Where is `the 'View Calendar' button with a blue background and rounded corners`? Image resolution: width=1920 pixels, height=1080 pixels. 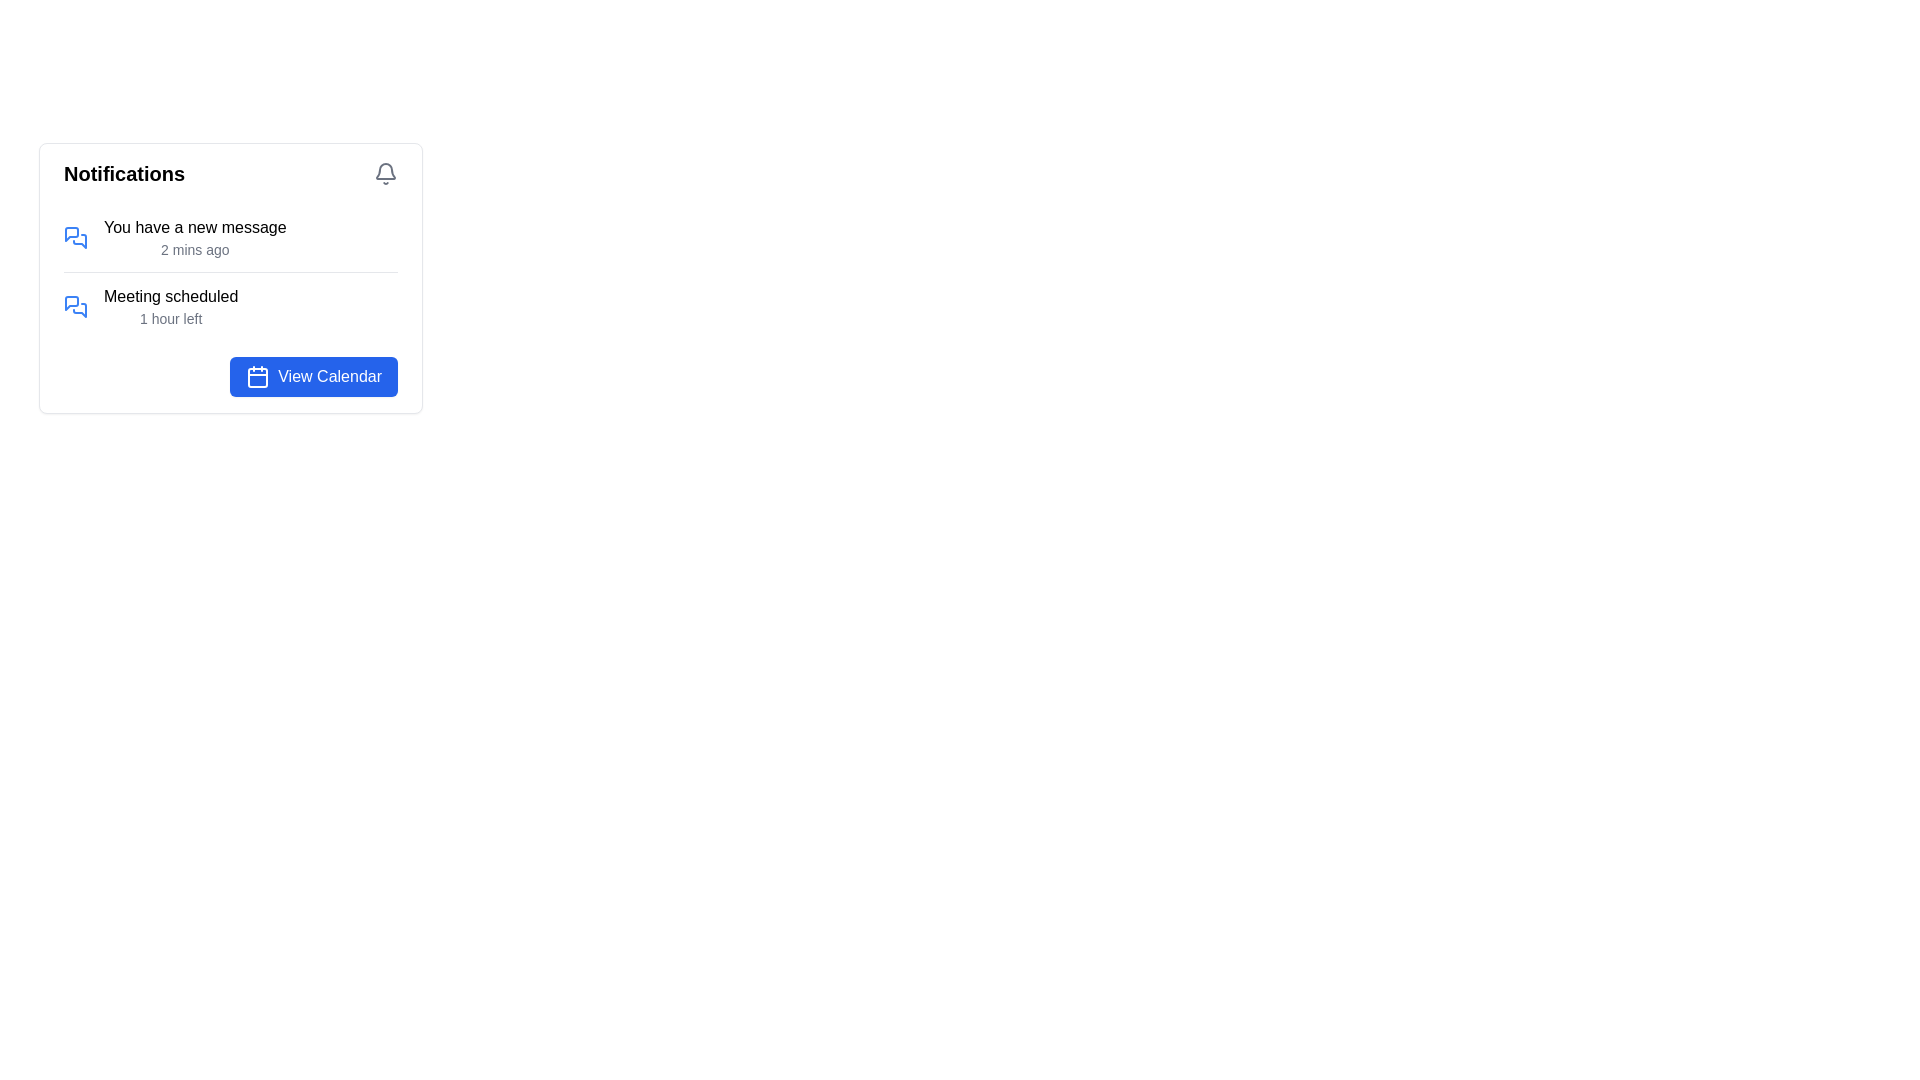
the 'View Calendar' button with a blue background and rounded corners is located at coordinates (230, 377).